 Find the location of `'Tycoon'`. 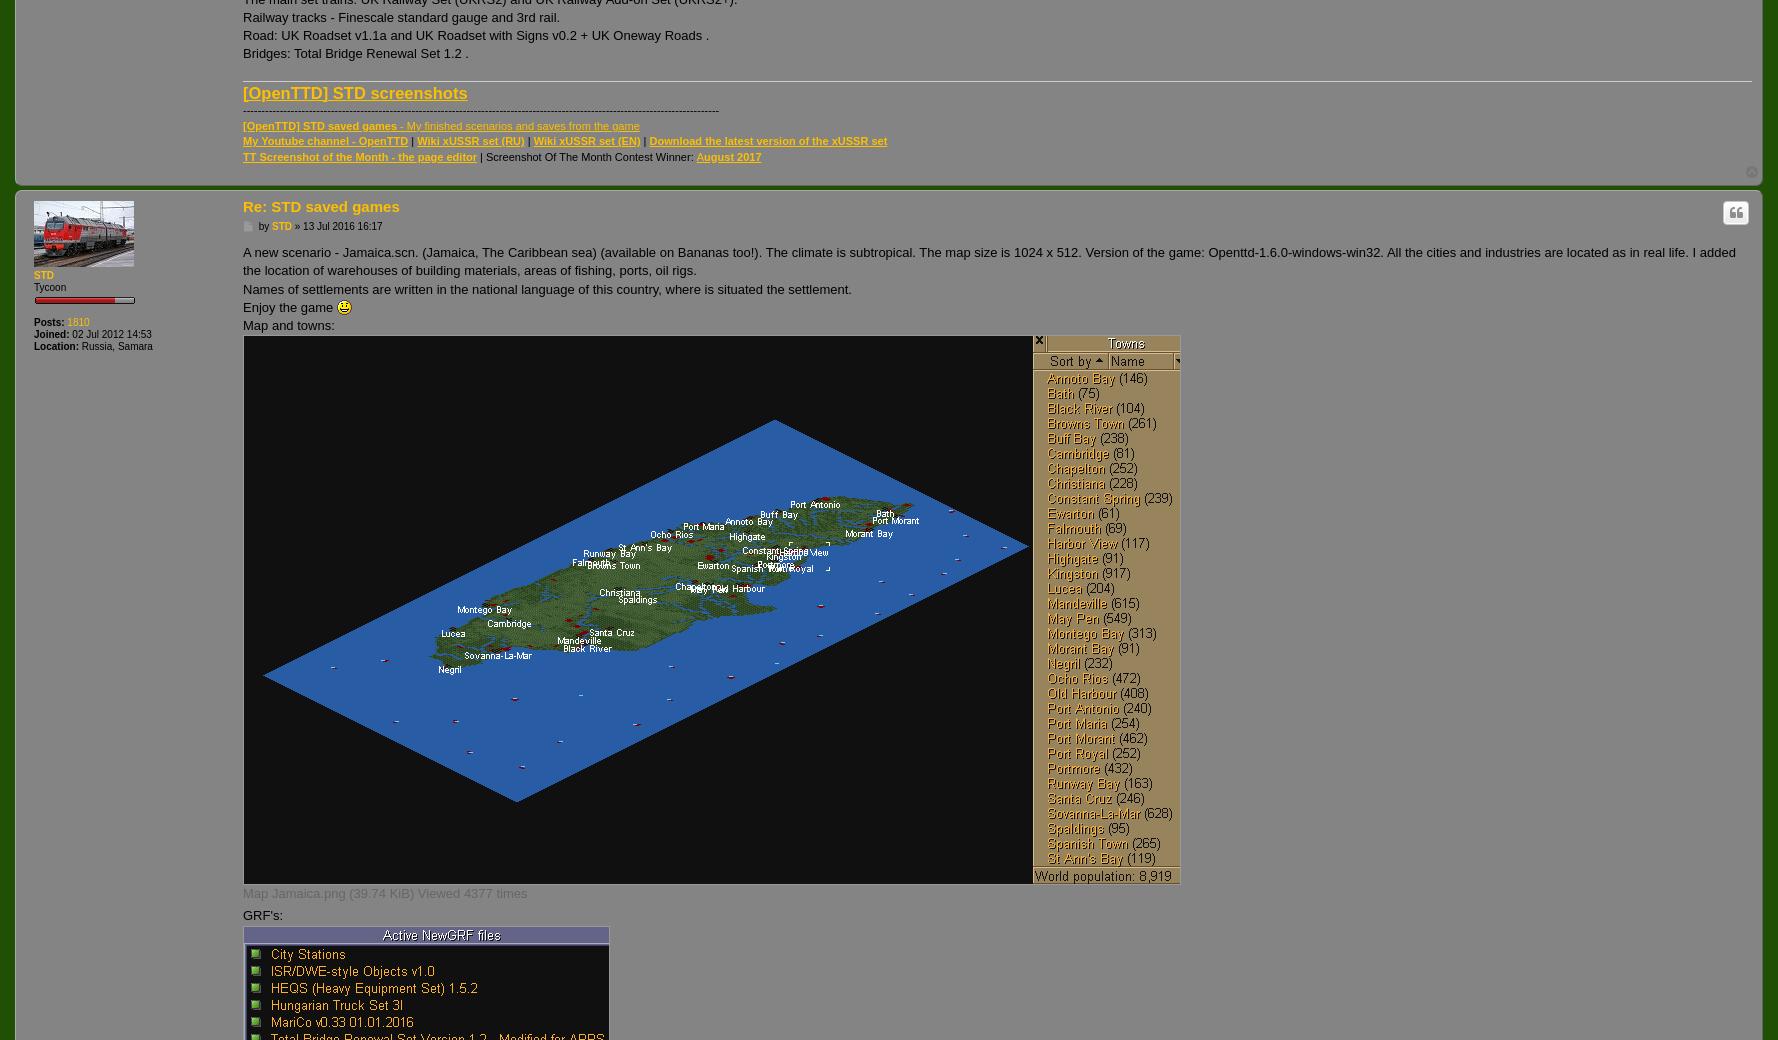

'Tycoon' is located at coordinates (49, 286).